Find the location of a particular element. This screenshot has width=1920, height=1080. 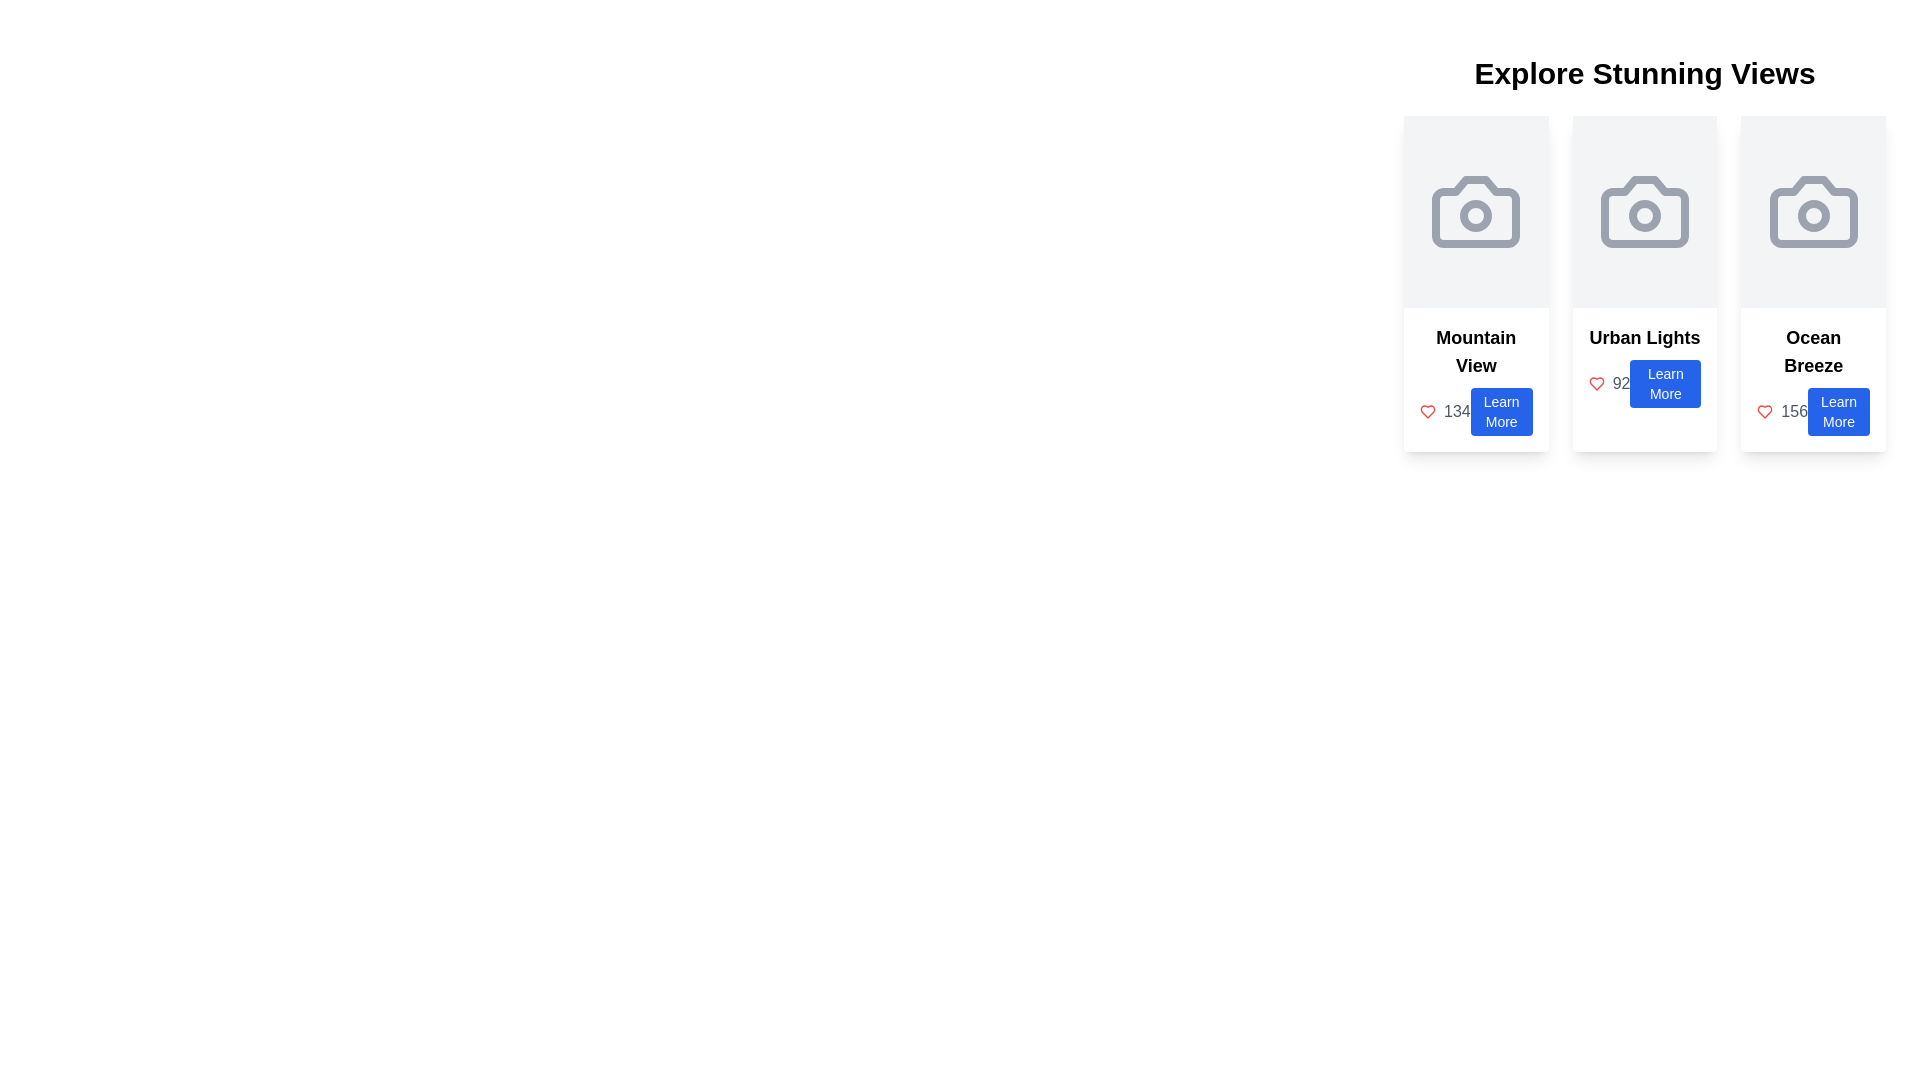

the camera icon with rounded corners, colored gray, located in the center of the second card beneath the title 'Explore Stunning Views' is located at coordinates (1645, 212).